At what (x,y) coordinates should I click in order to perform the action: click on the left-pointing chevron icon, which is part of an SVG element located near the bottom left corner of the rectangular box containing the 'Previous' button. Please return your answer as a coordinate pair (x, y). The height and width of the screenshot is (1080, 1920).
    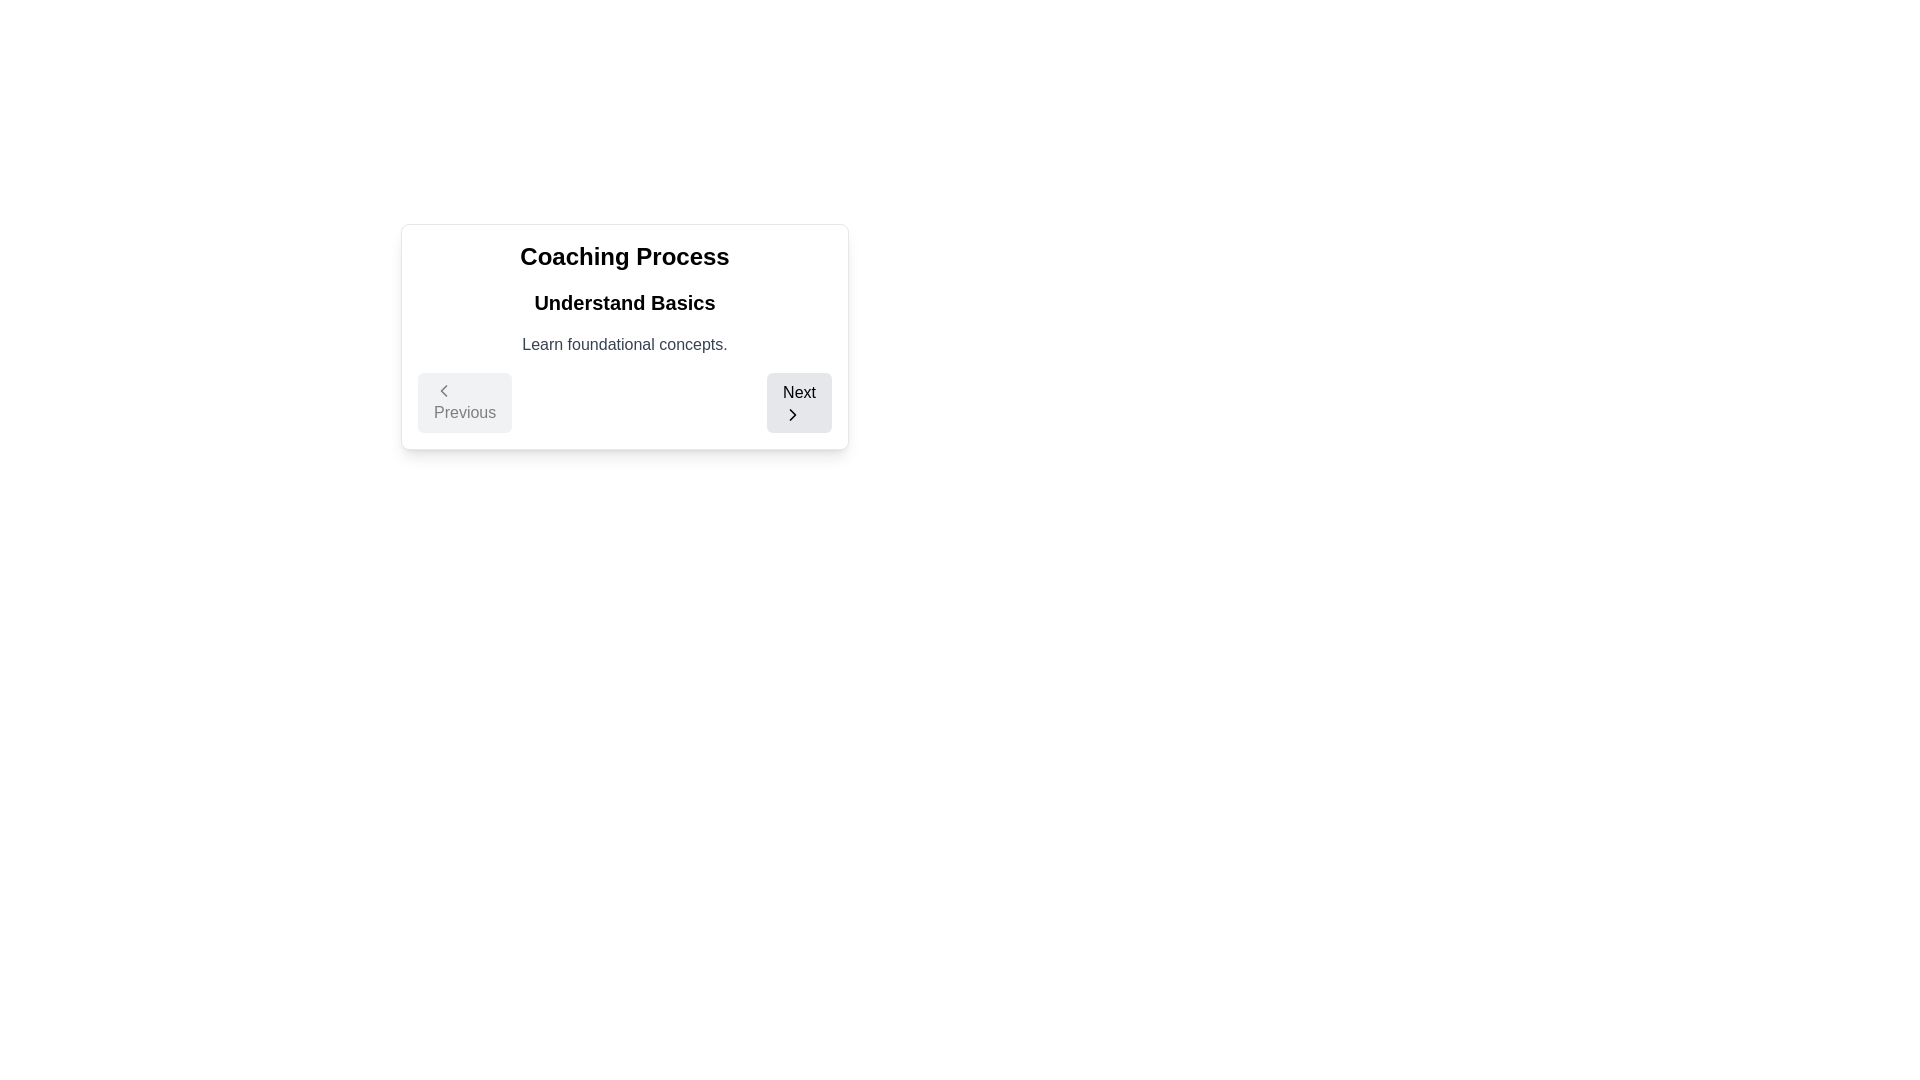
    Looking at the image, I should click on (443, 390).